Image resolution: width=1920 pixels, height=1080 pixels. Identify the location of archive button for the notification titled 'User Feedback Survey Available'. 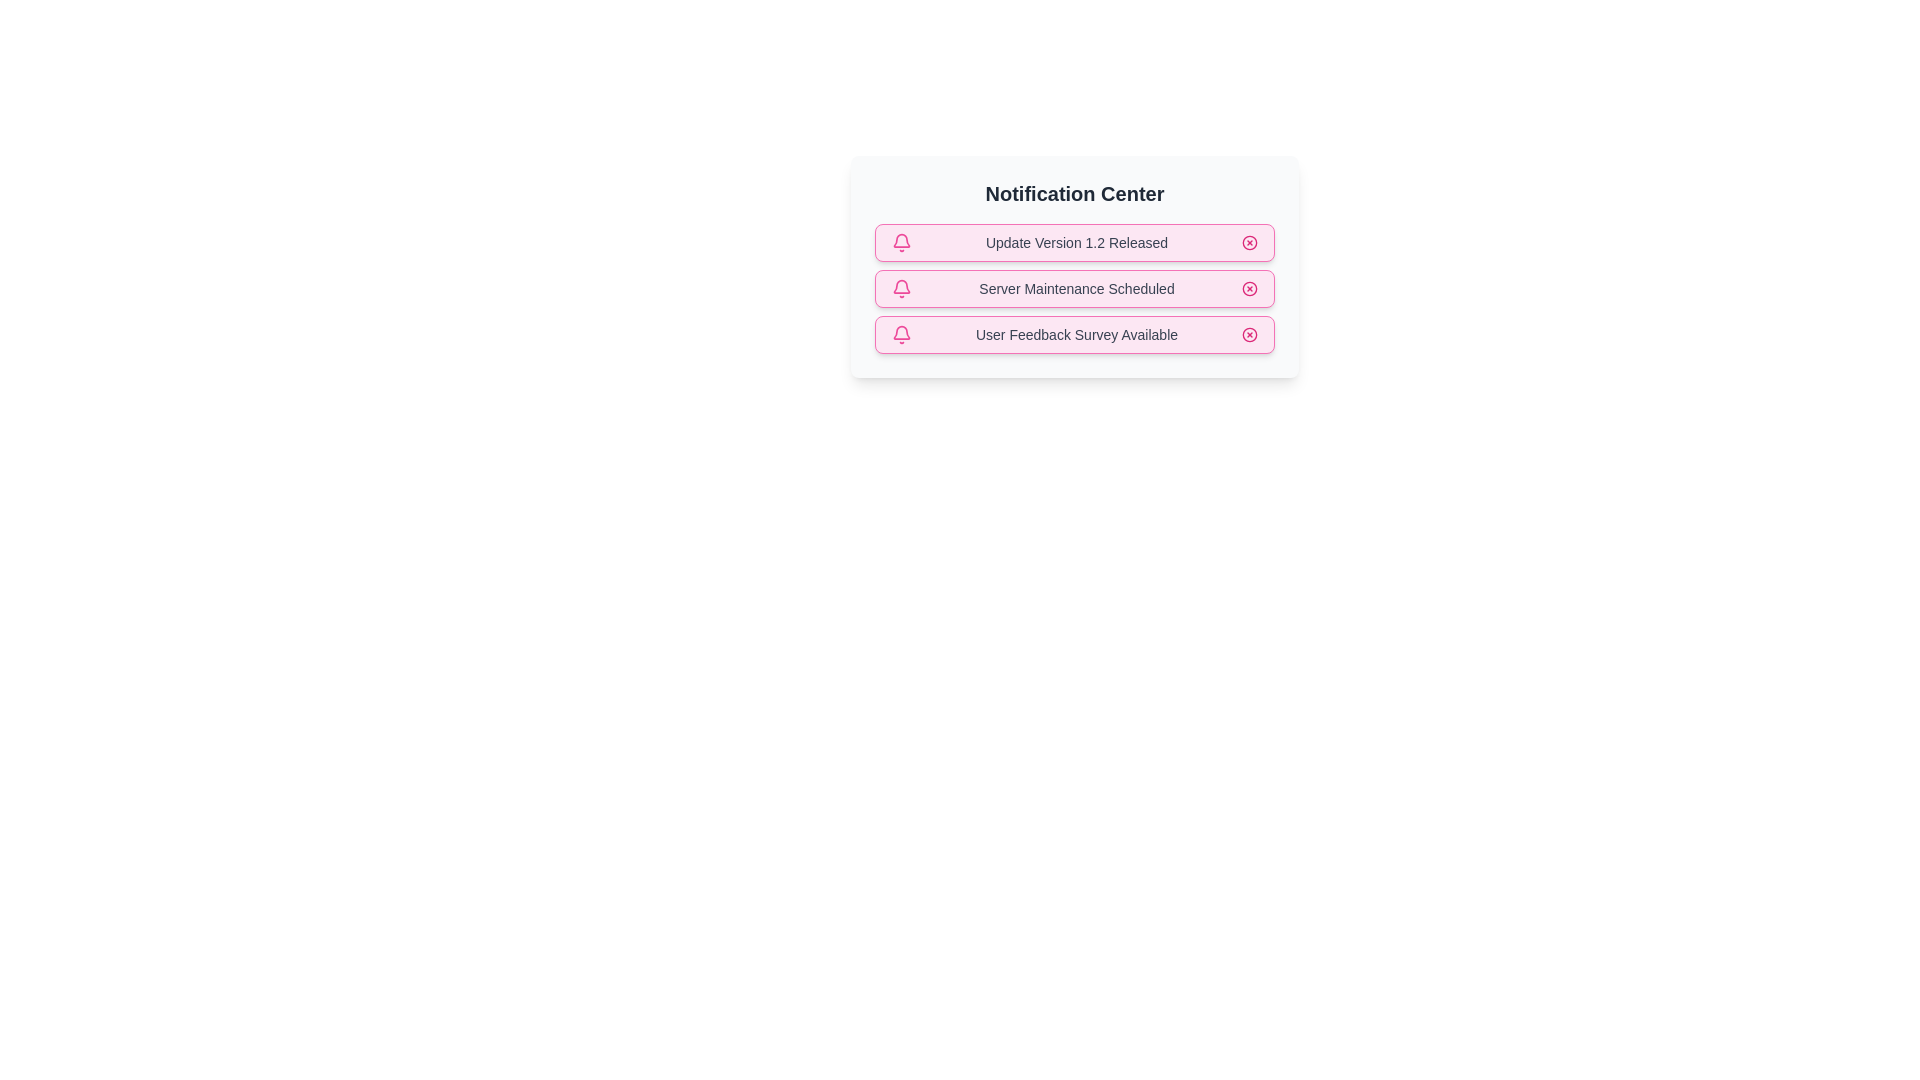
(1248, 334).